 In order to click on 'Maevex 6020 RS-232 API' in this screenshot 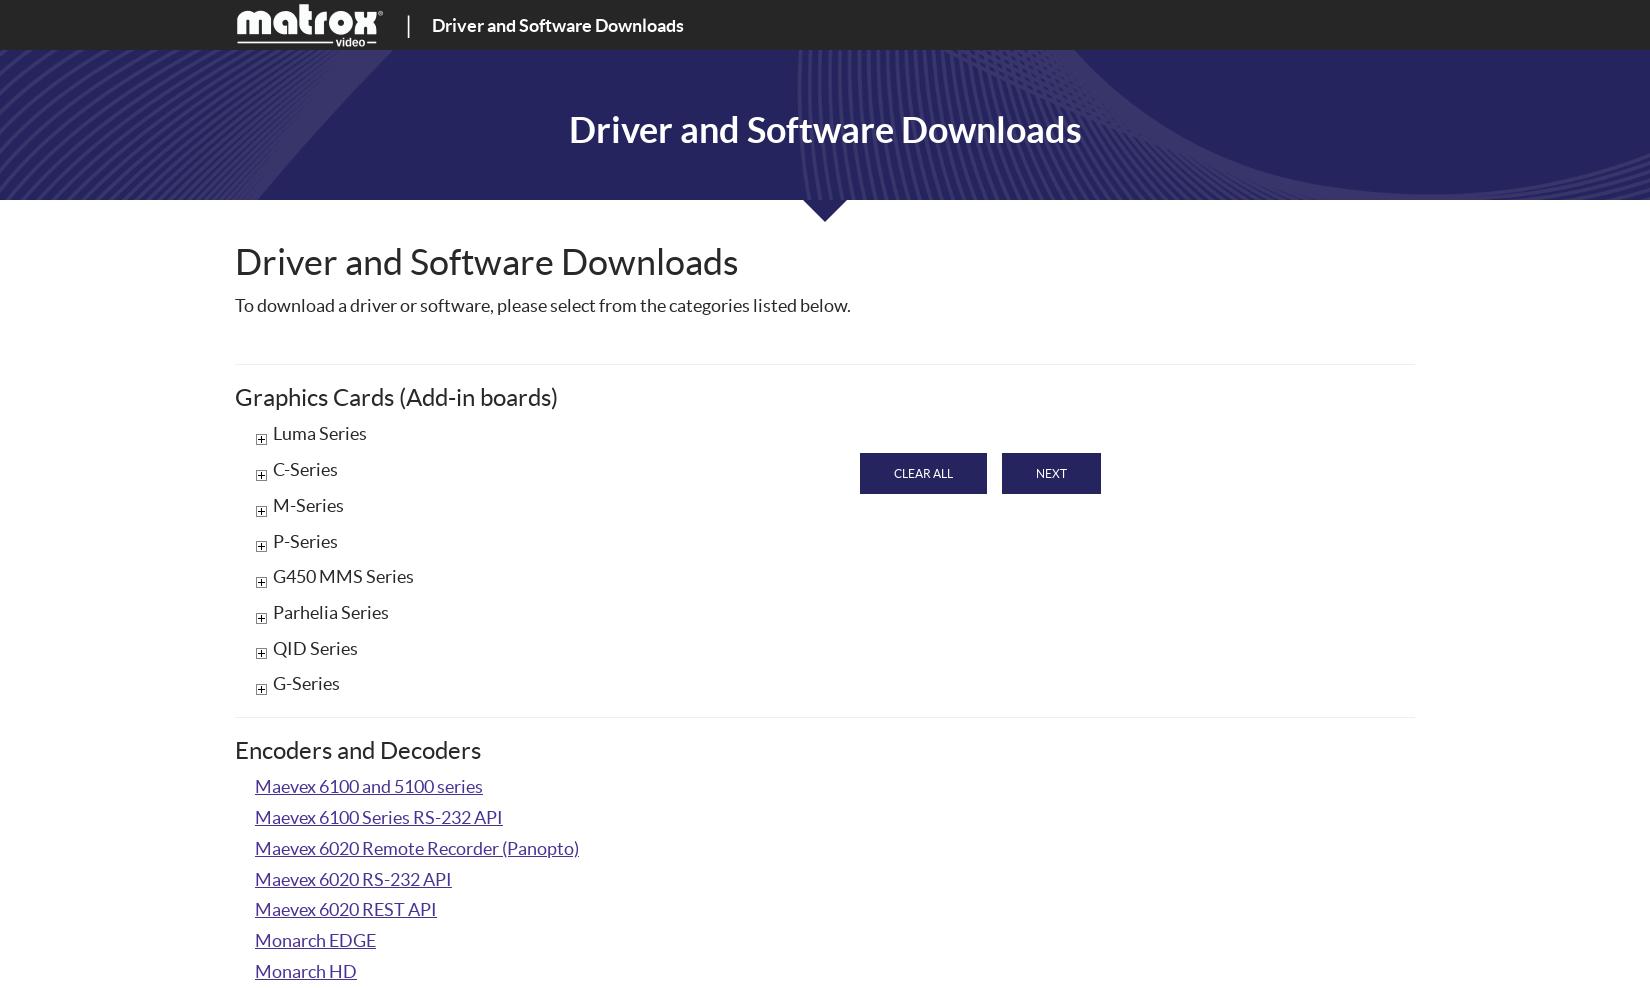, I will do `click(353, 877)`.